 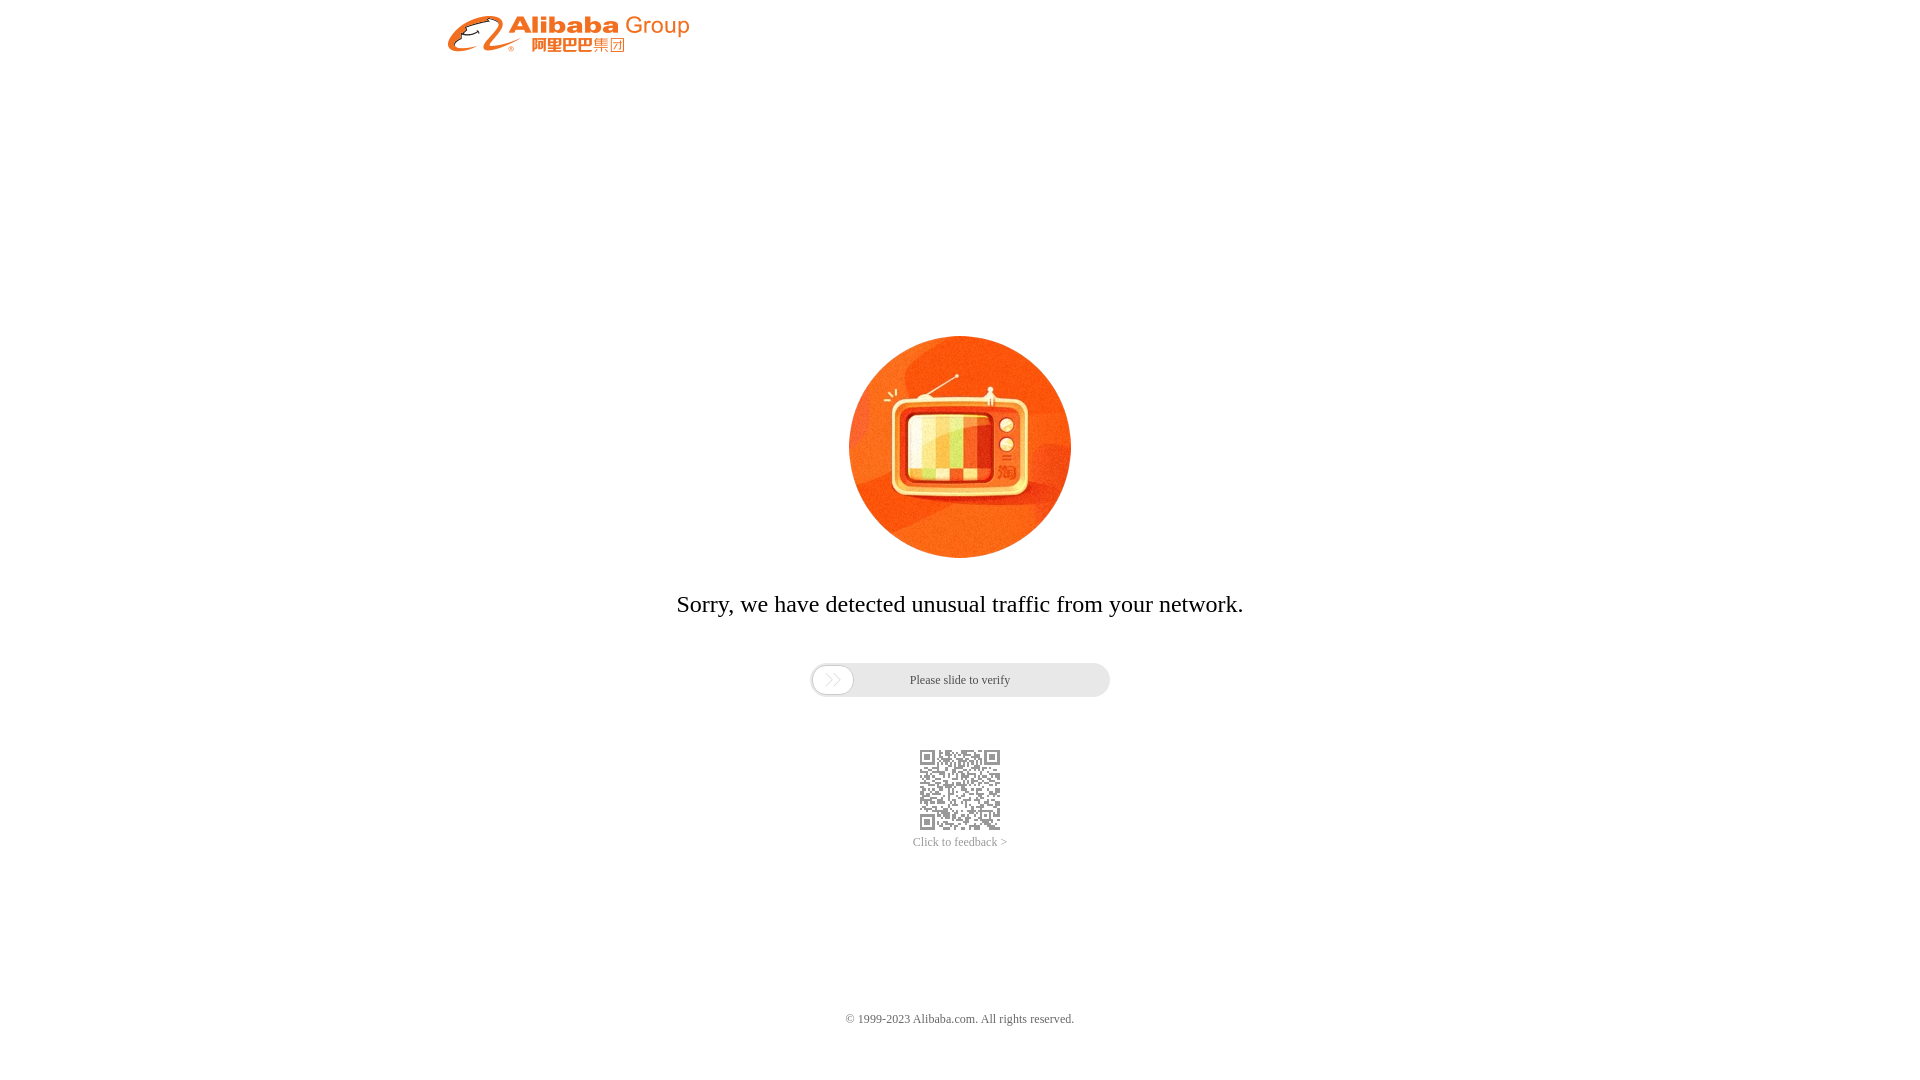 I want to click on 'Click to feedback >', so click(x=960, y=842).